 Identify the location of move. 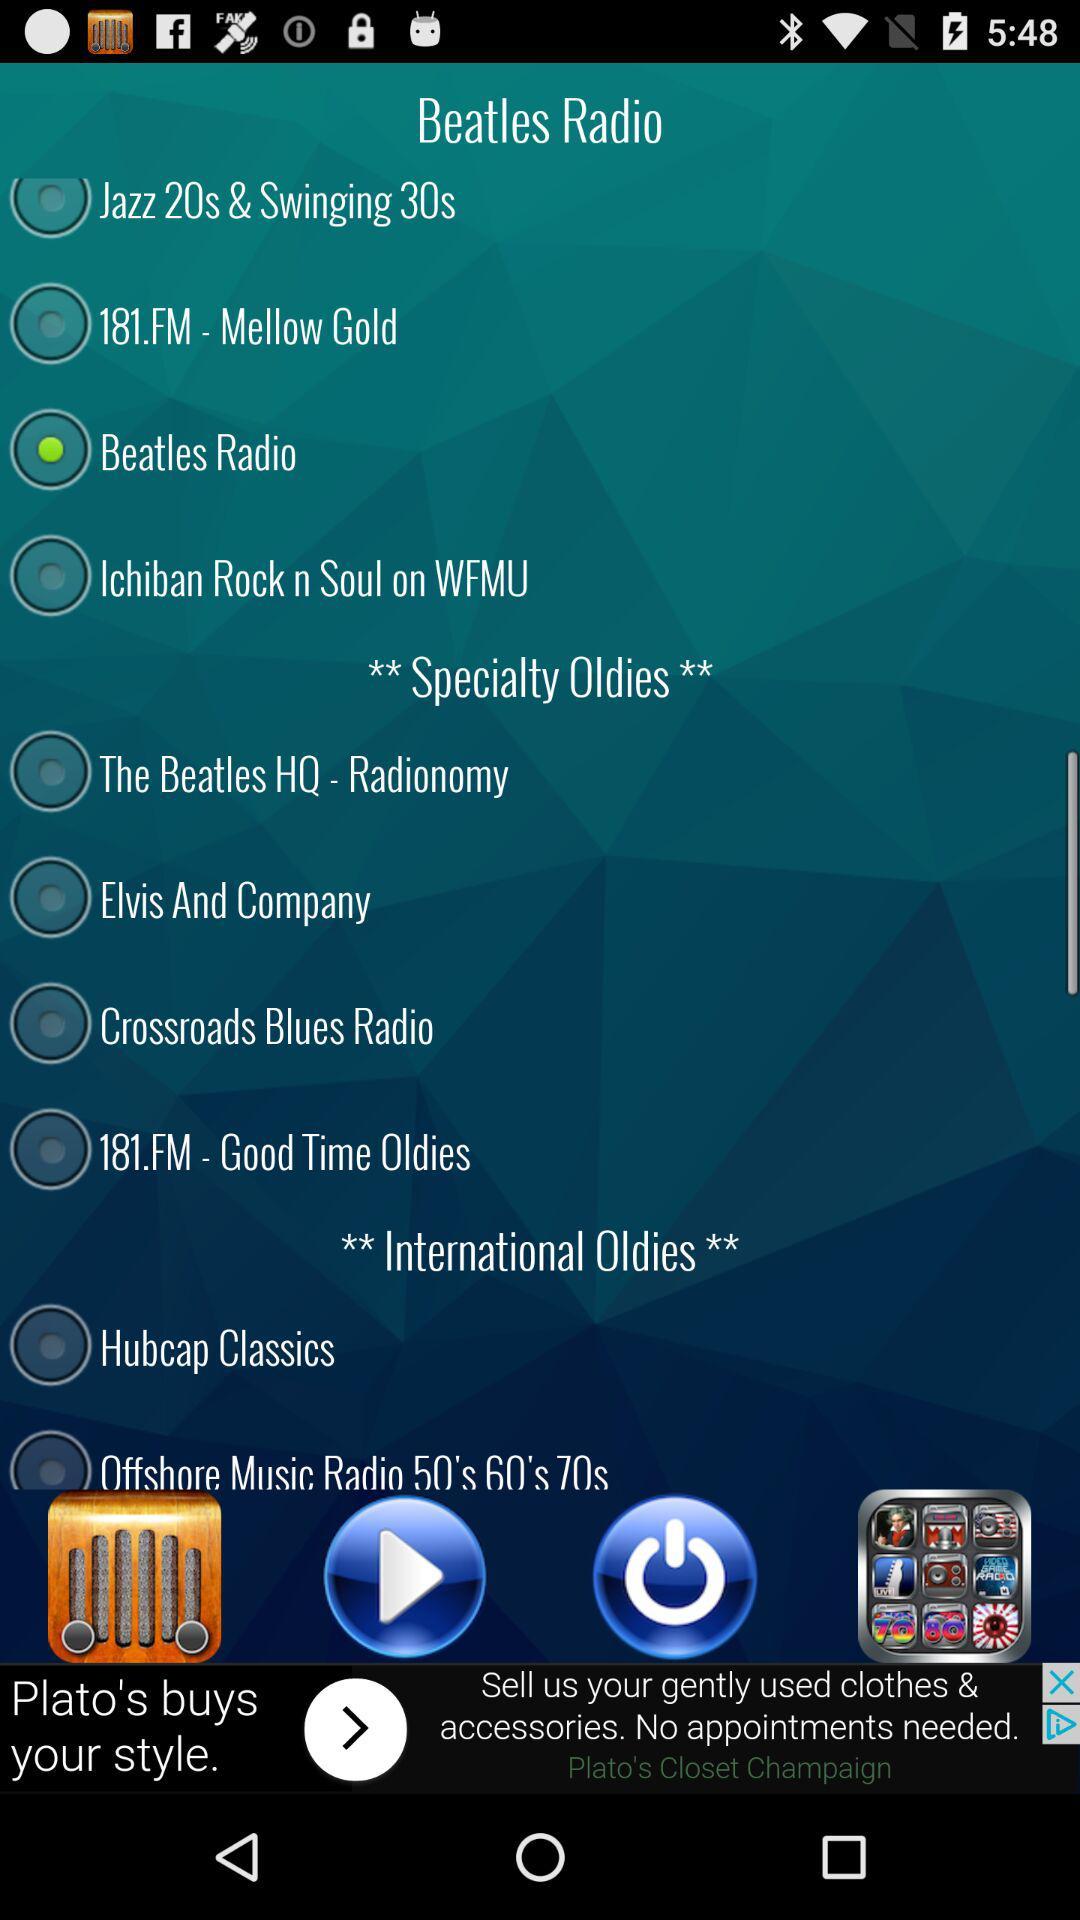
(540, 1727).